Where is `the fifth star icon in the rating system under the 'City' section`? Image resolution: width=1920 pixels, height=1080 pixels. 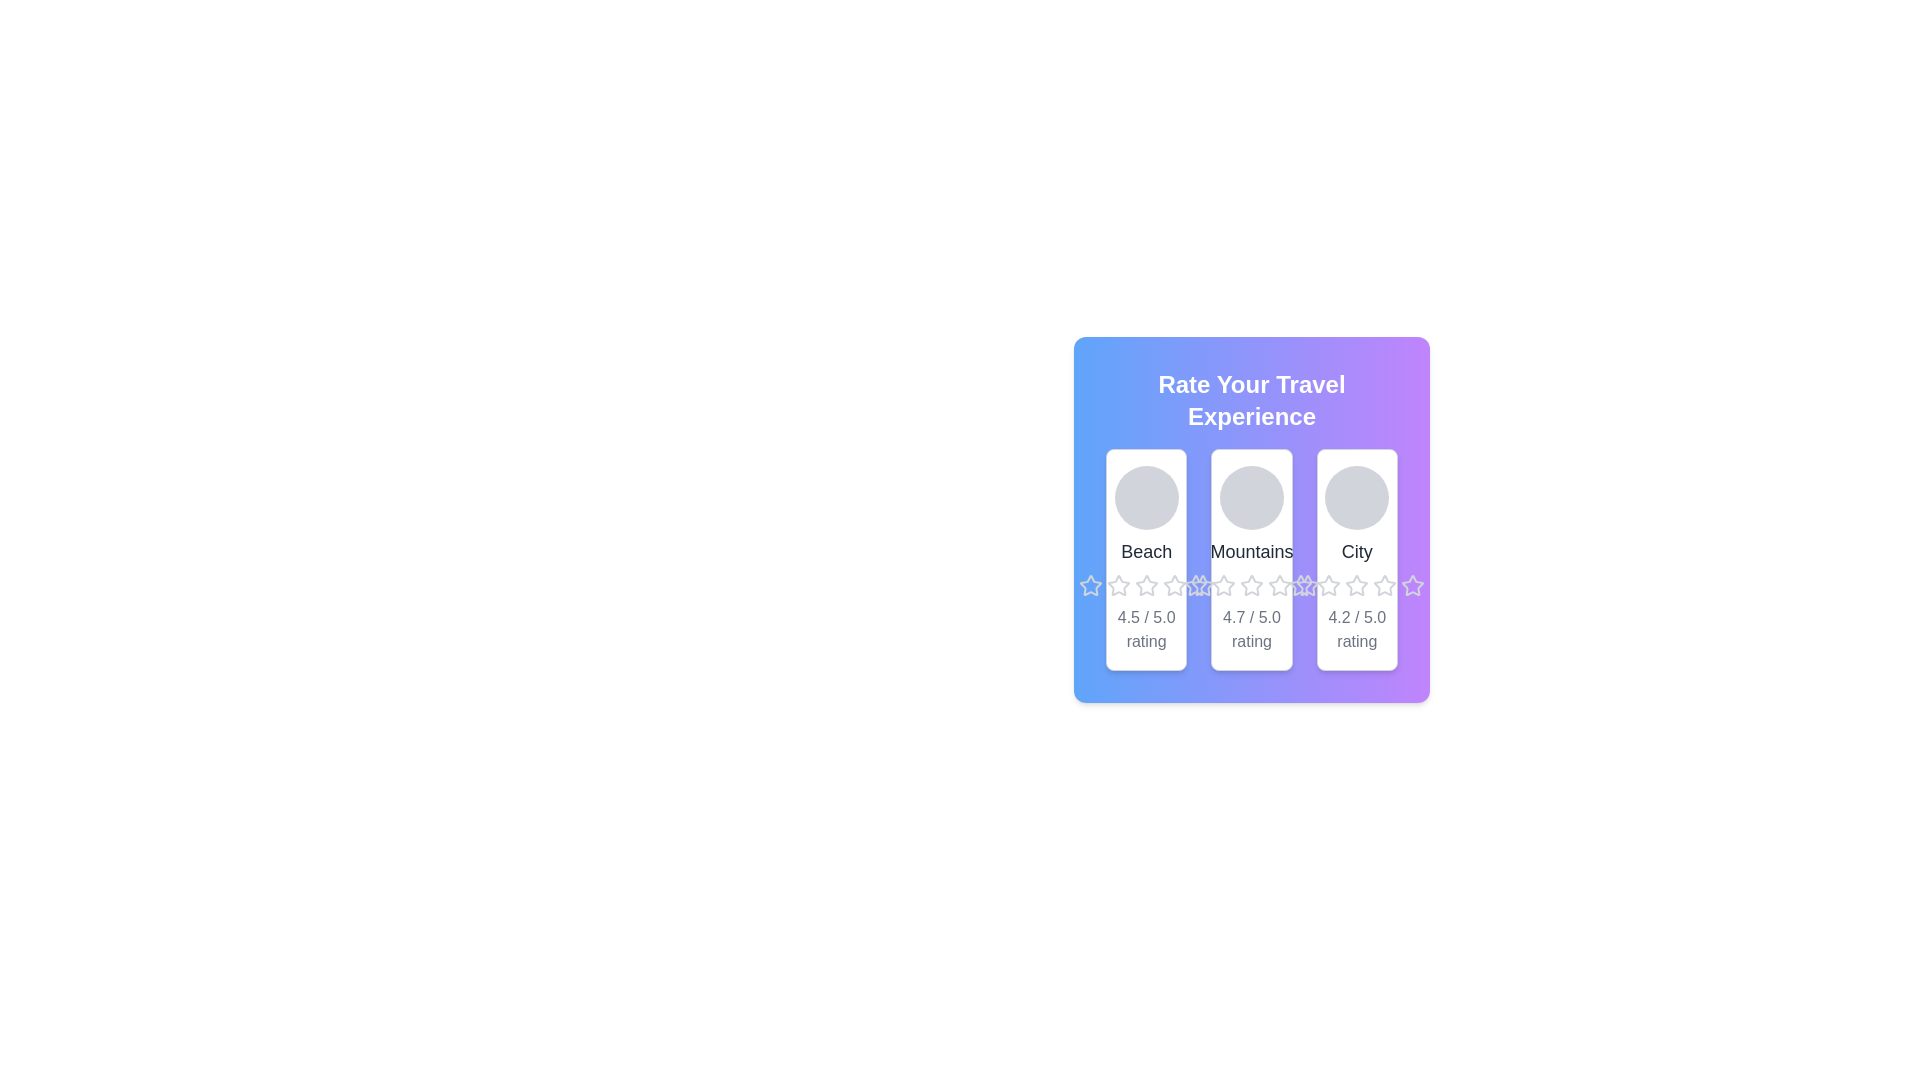 the fifth star icon in the rating system under the 'City' section is located at coordinates (1384, 585).